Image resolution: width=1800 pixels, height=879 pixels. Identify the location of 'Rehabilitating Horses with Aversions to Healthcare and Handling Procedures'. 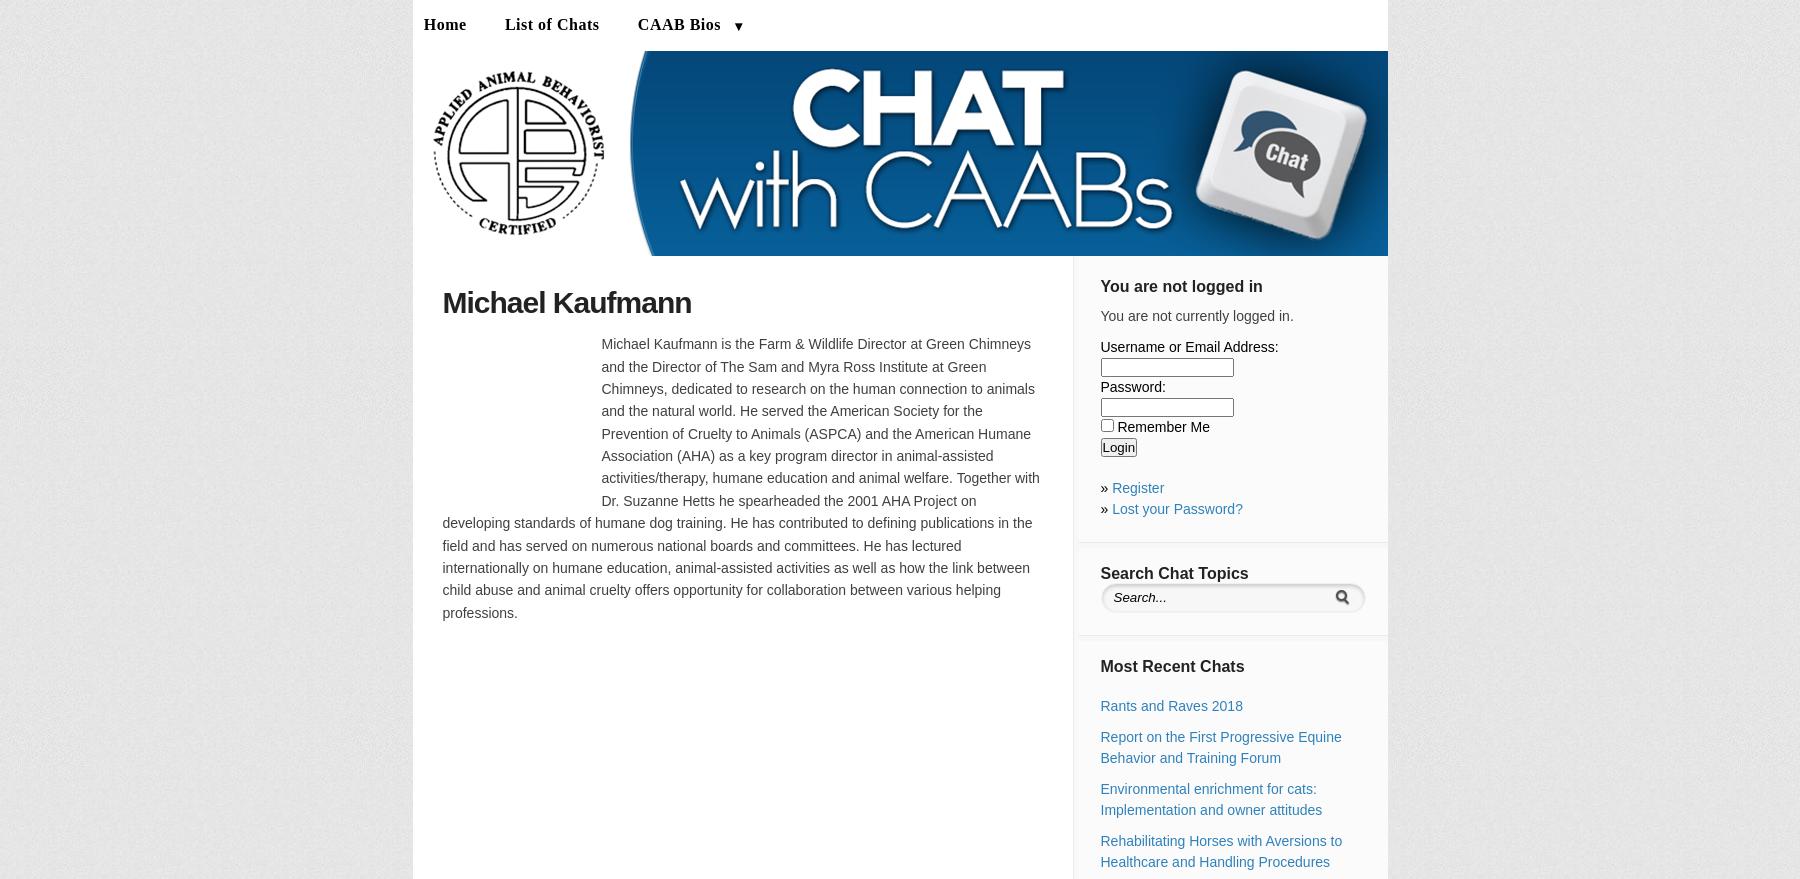
(1099, 851).